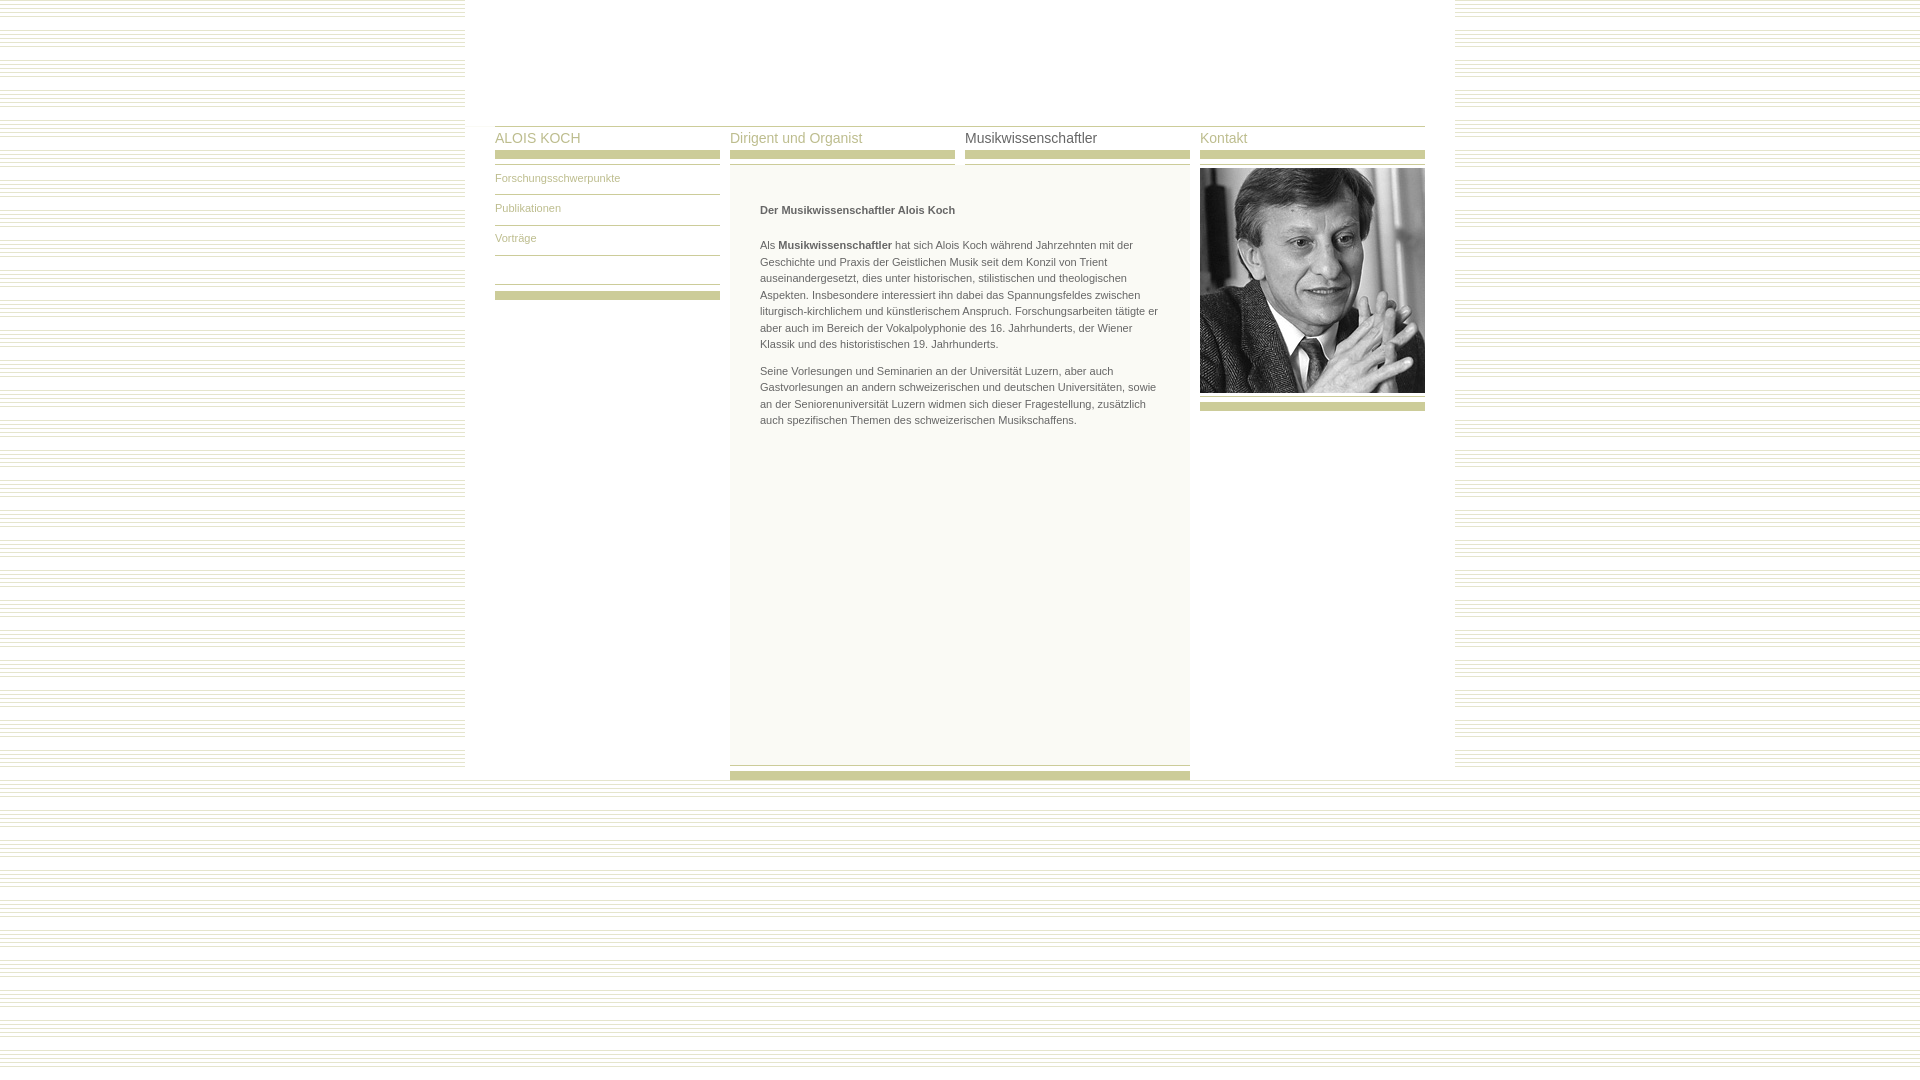 The image size is (1920, 1080). What do you see at coordinates (537, 139) in the screenshot?
I see `'ALOIS KOCH'` at bounding box center [537, 139].